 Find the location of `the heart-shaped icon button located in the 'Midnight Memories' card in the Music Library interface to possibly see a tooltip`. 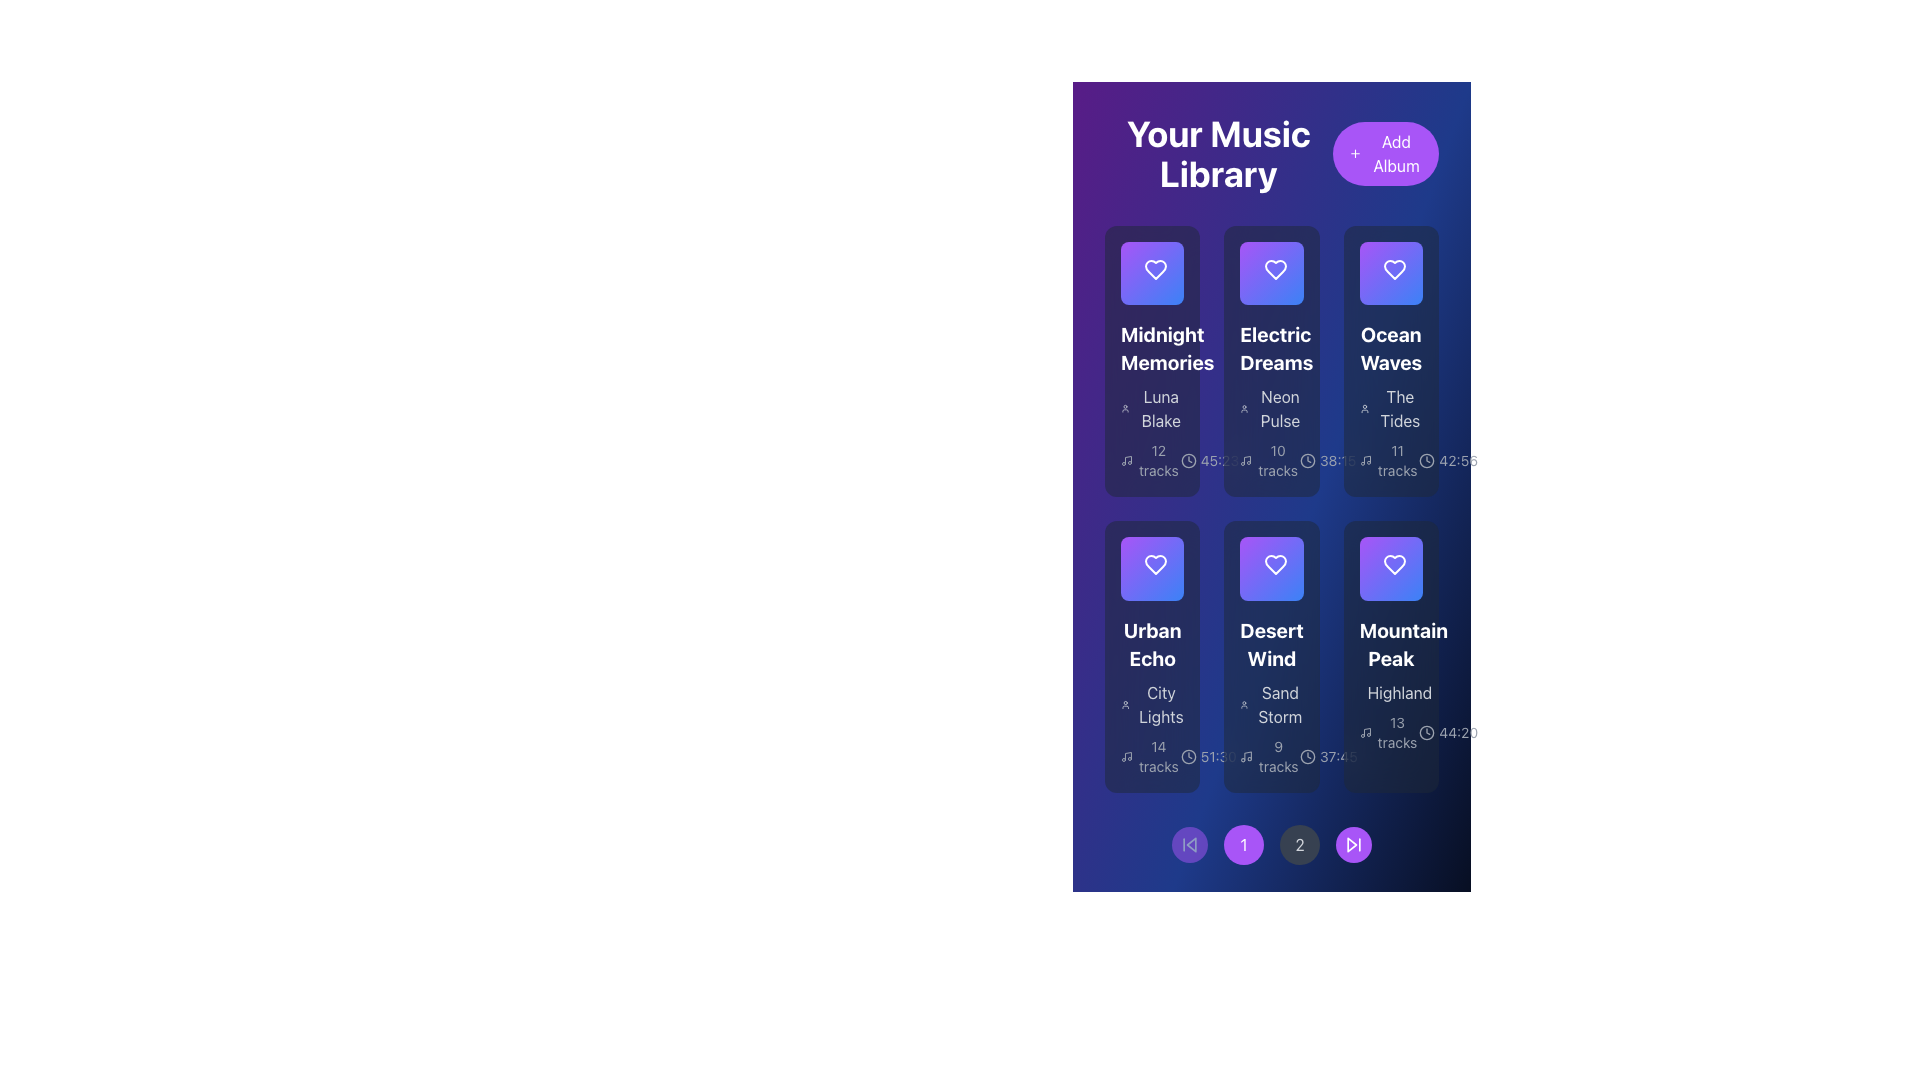

the heart-shaped icon button located in the 'Midnight Memories' card in the Music Library interface to possibly see a tooltip is located at coordinates (1156, 270).